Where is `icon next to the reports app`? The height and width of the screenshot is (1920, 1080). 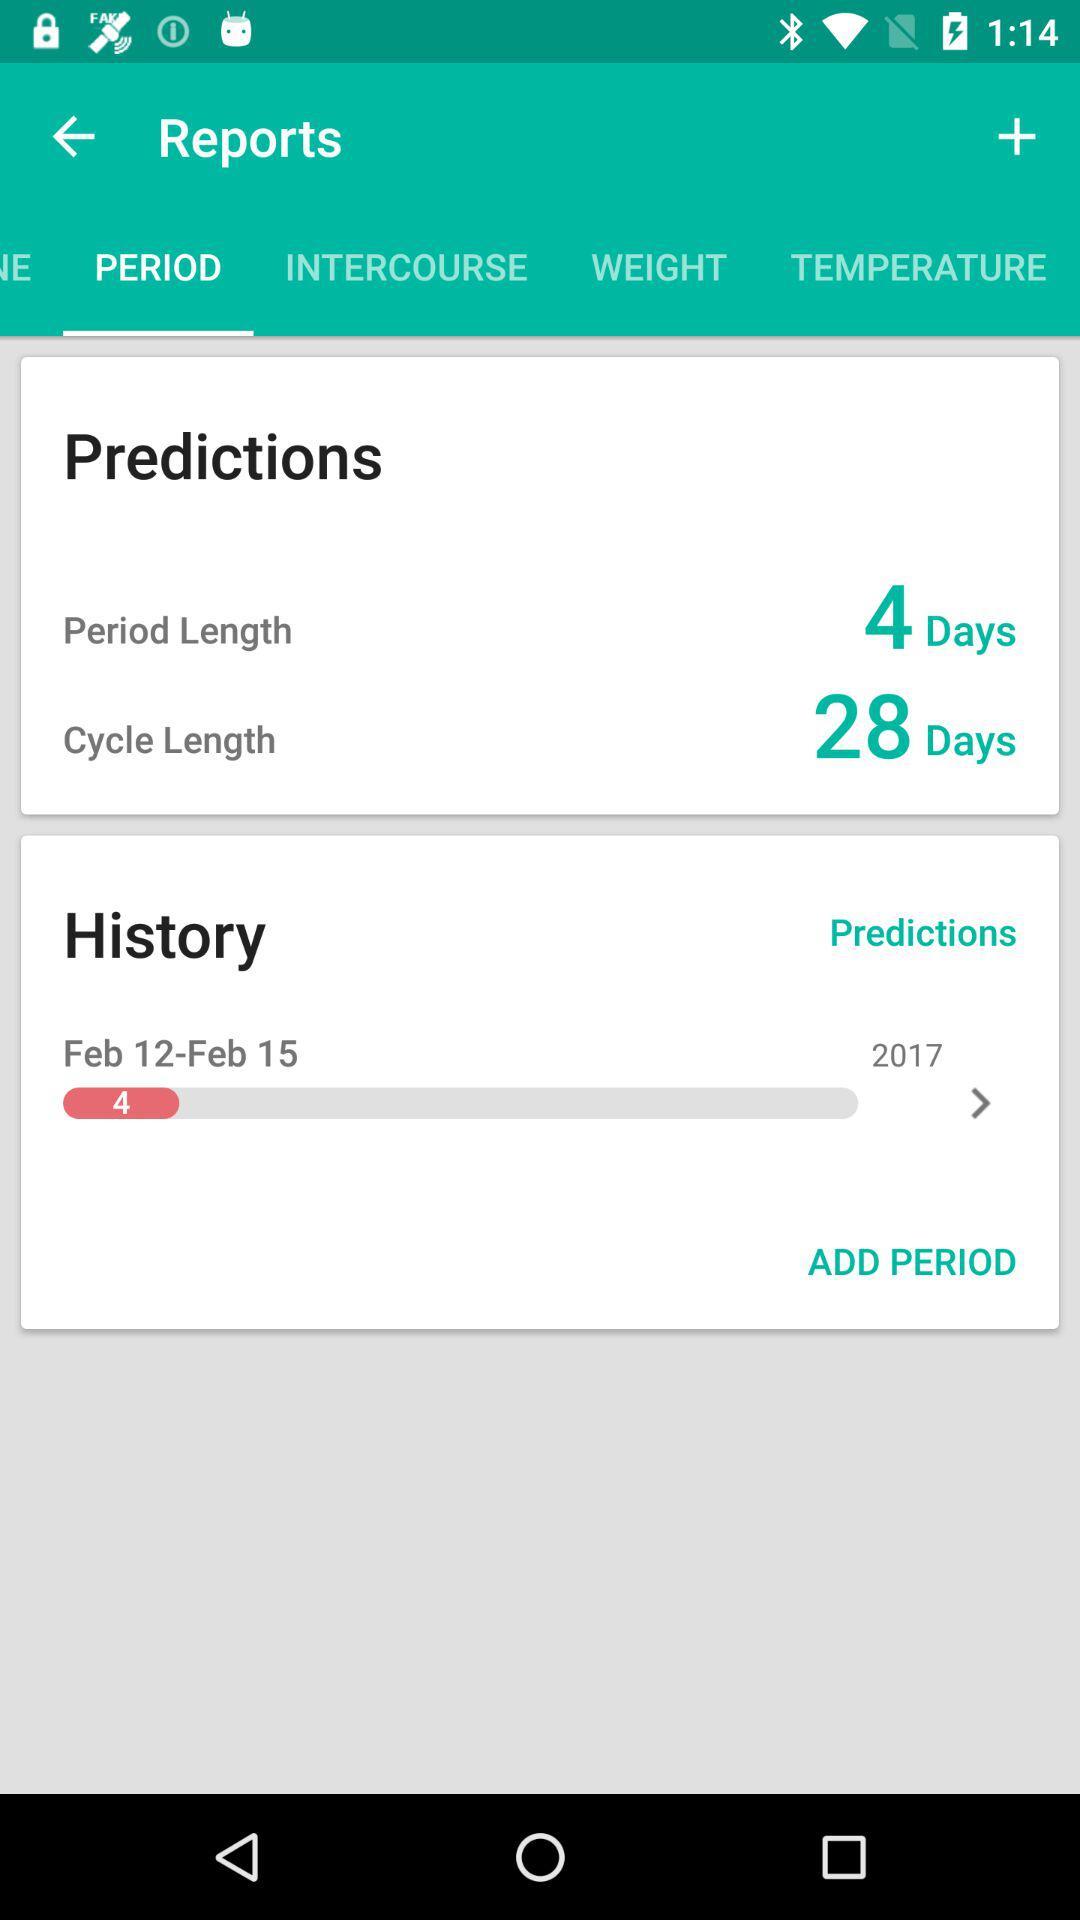
icon next to the reports app is located at coordinates (72, 135).